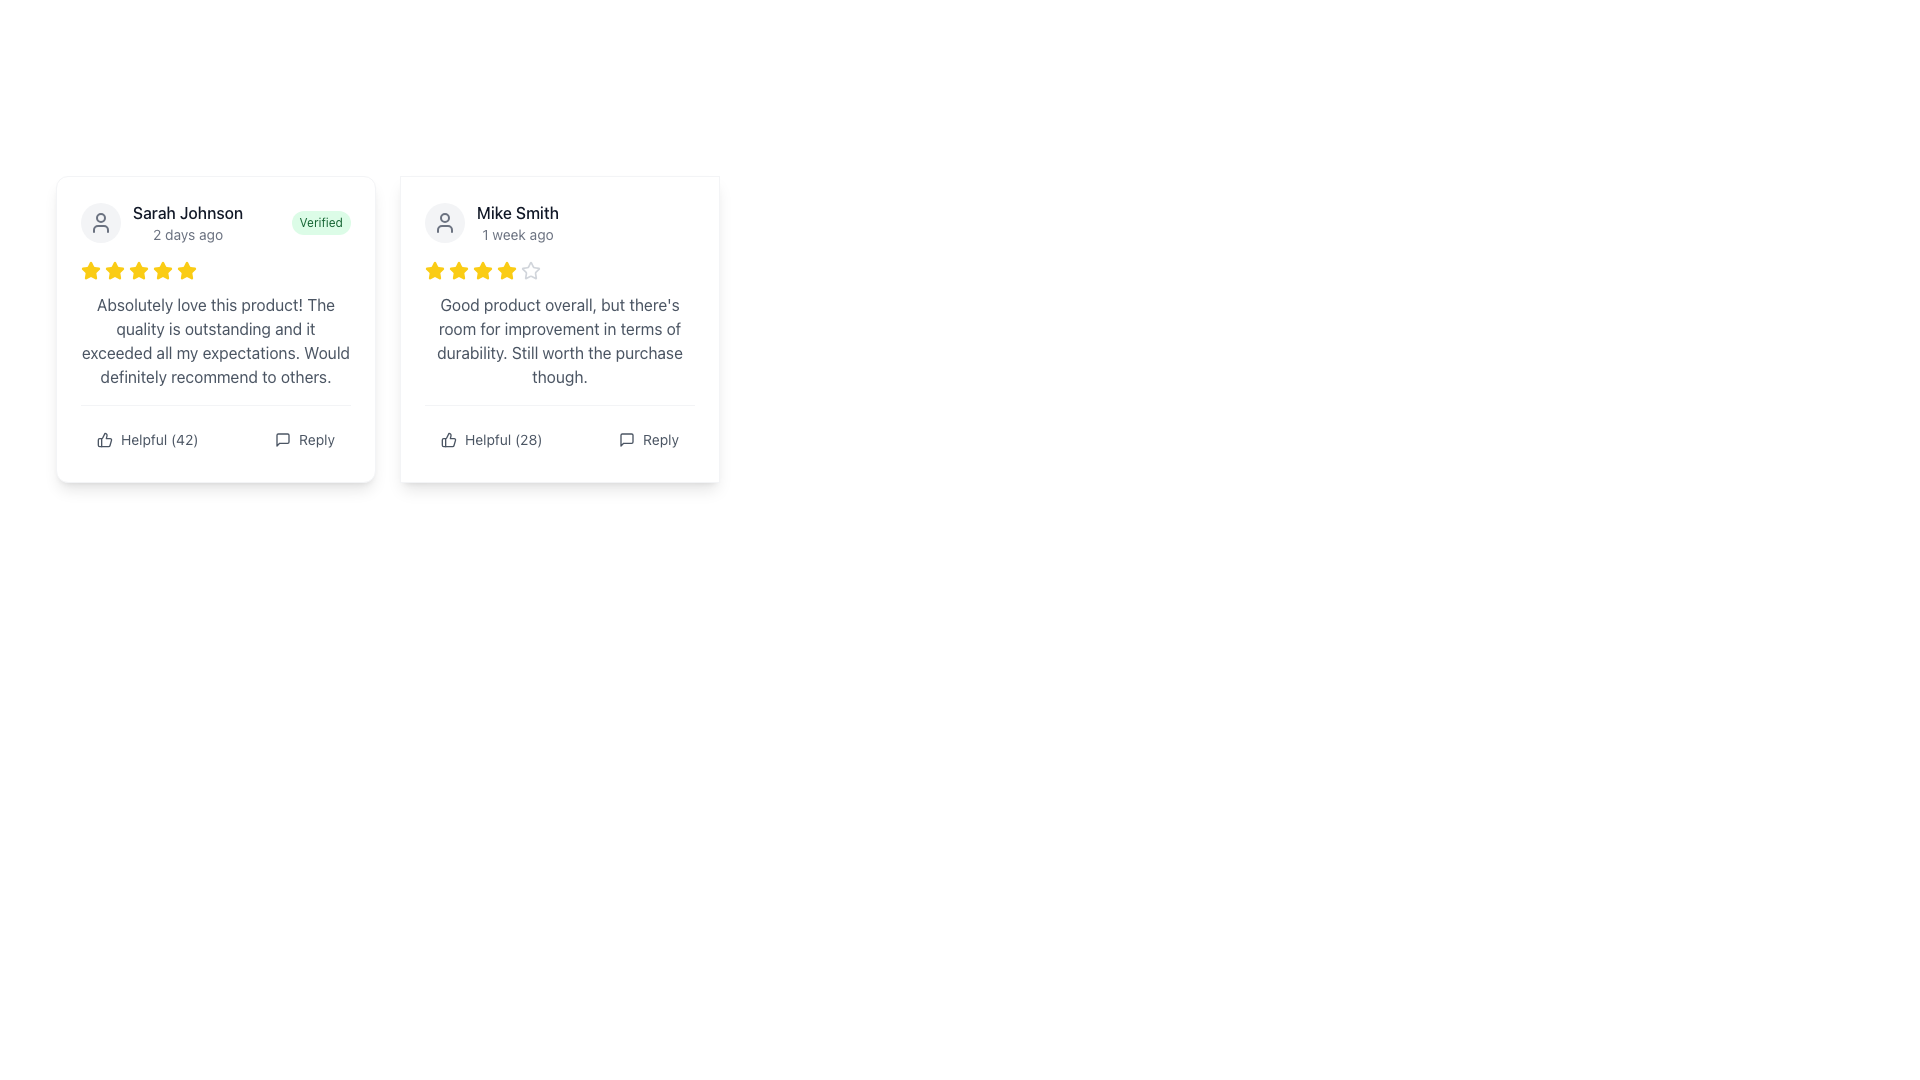  I want to click on the first star icon in the five-star rating system on Sarah Johnson's review card, so click(90, 270).